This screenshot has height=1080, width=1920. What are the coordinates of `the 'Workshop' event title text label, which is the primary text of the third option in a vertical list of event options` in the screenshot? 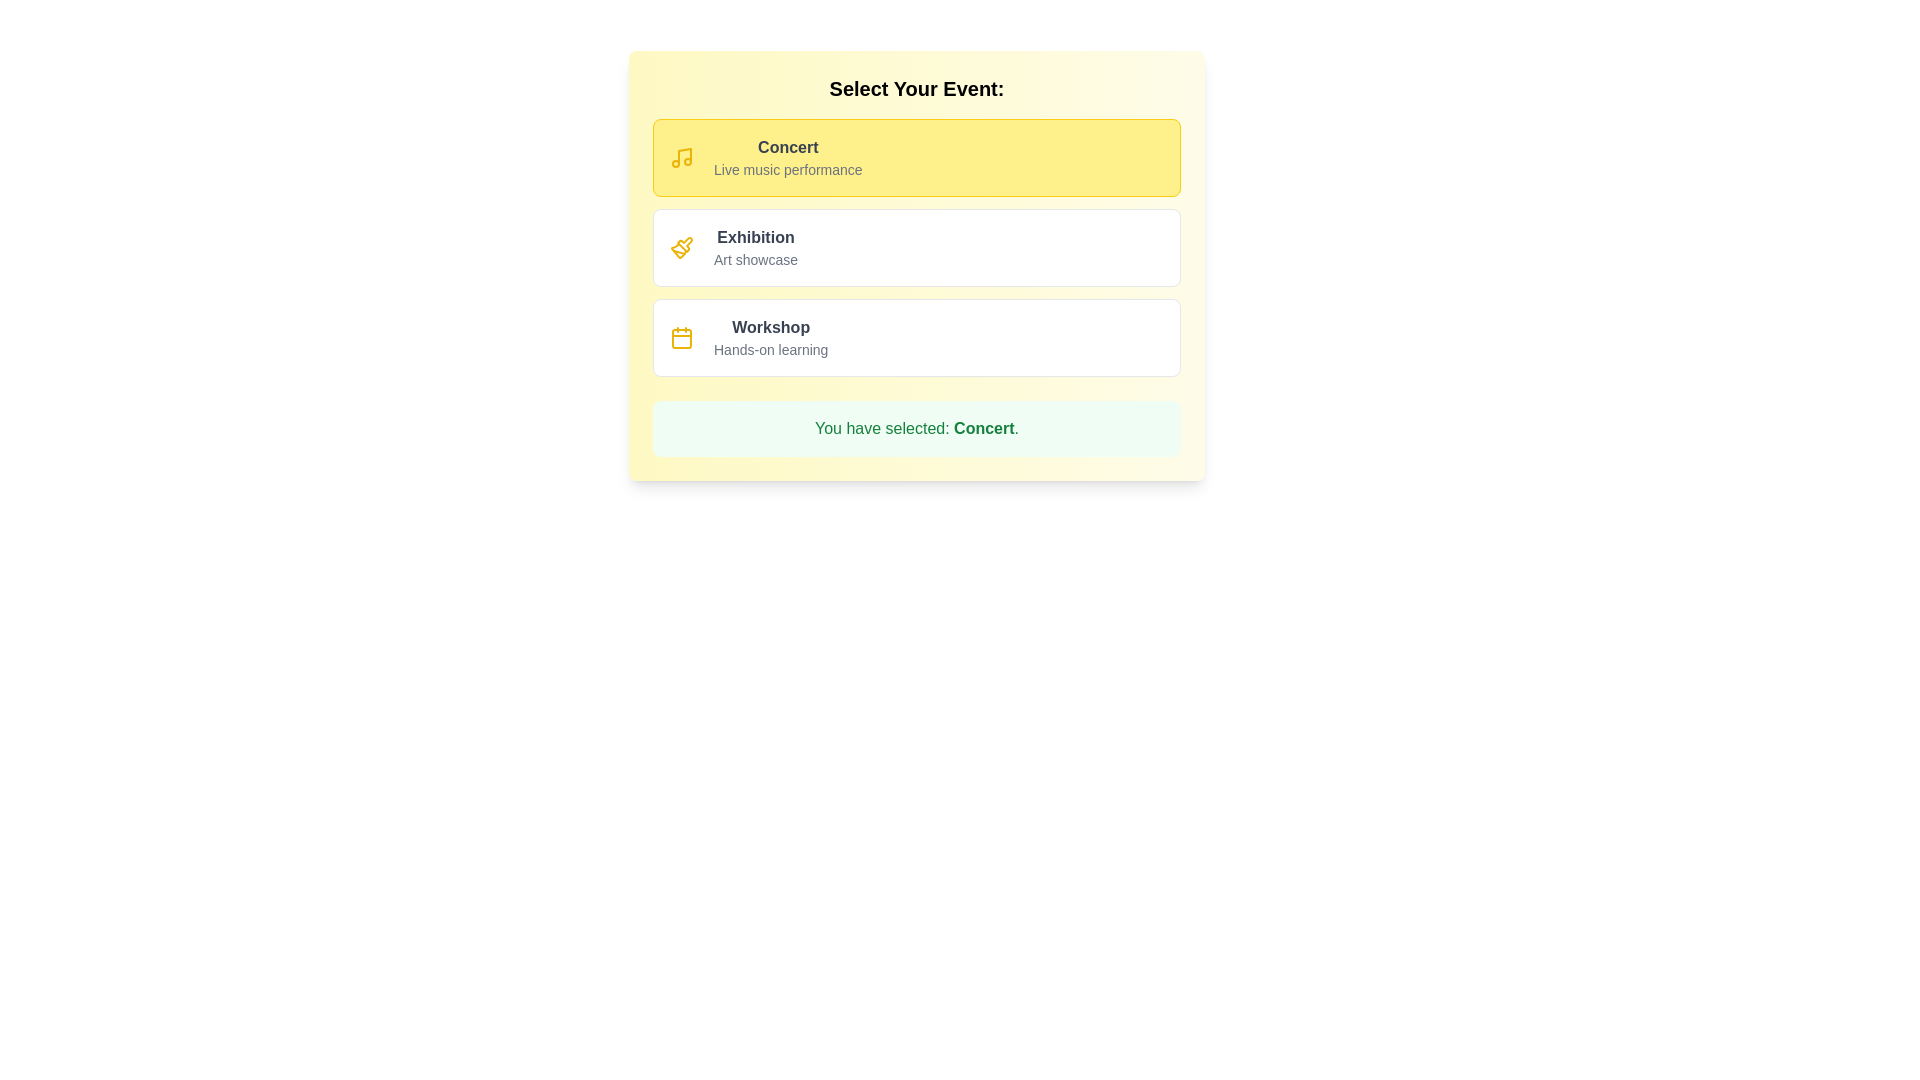 It's located at (770, 326).